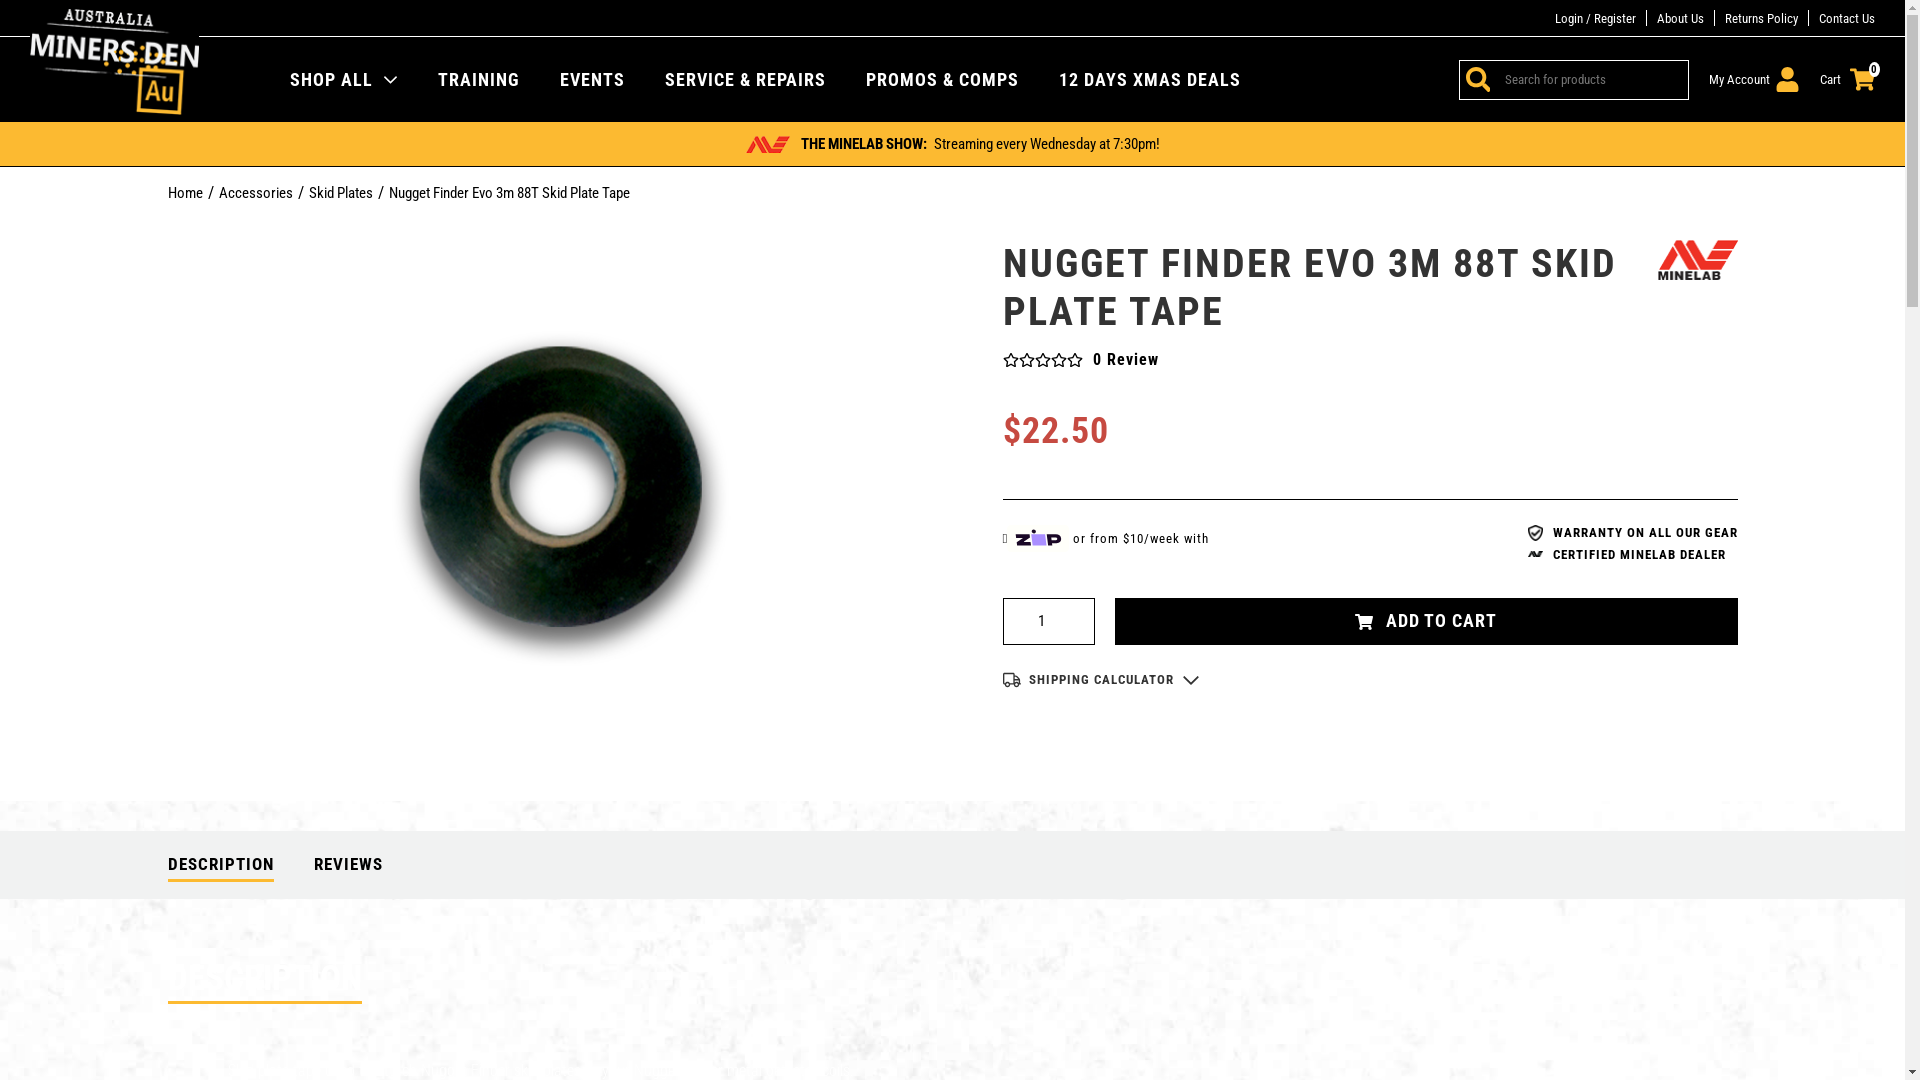 The height and width of the screenshot is (1080, 1920). What do you see at coordinates (951, 142) in the screenshot?
I see `'THE MINELAB SHOW:` at bounding box center [951, 142].